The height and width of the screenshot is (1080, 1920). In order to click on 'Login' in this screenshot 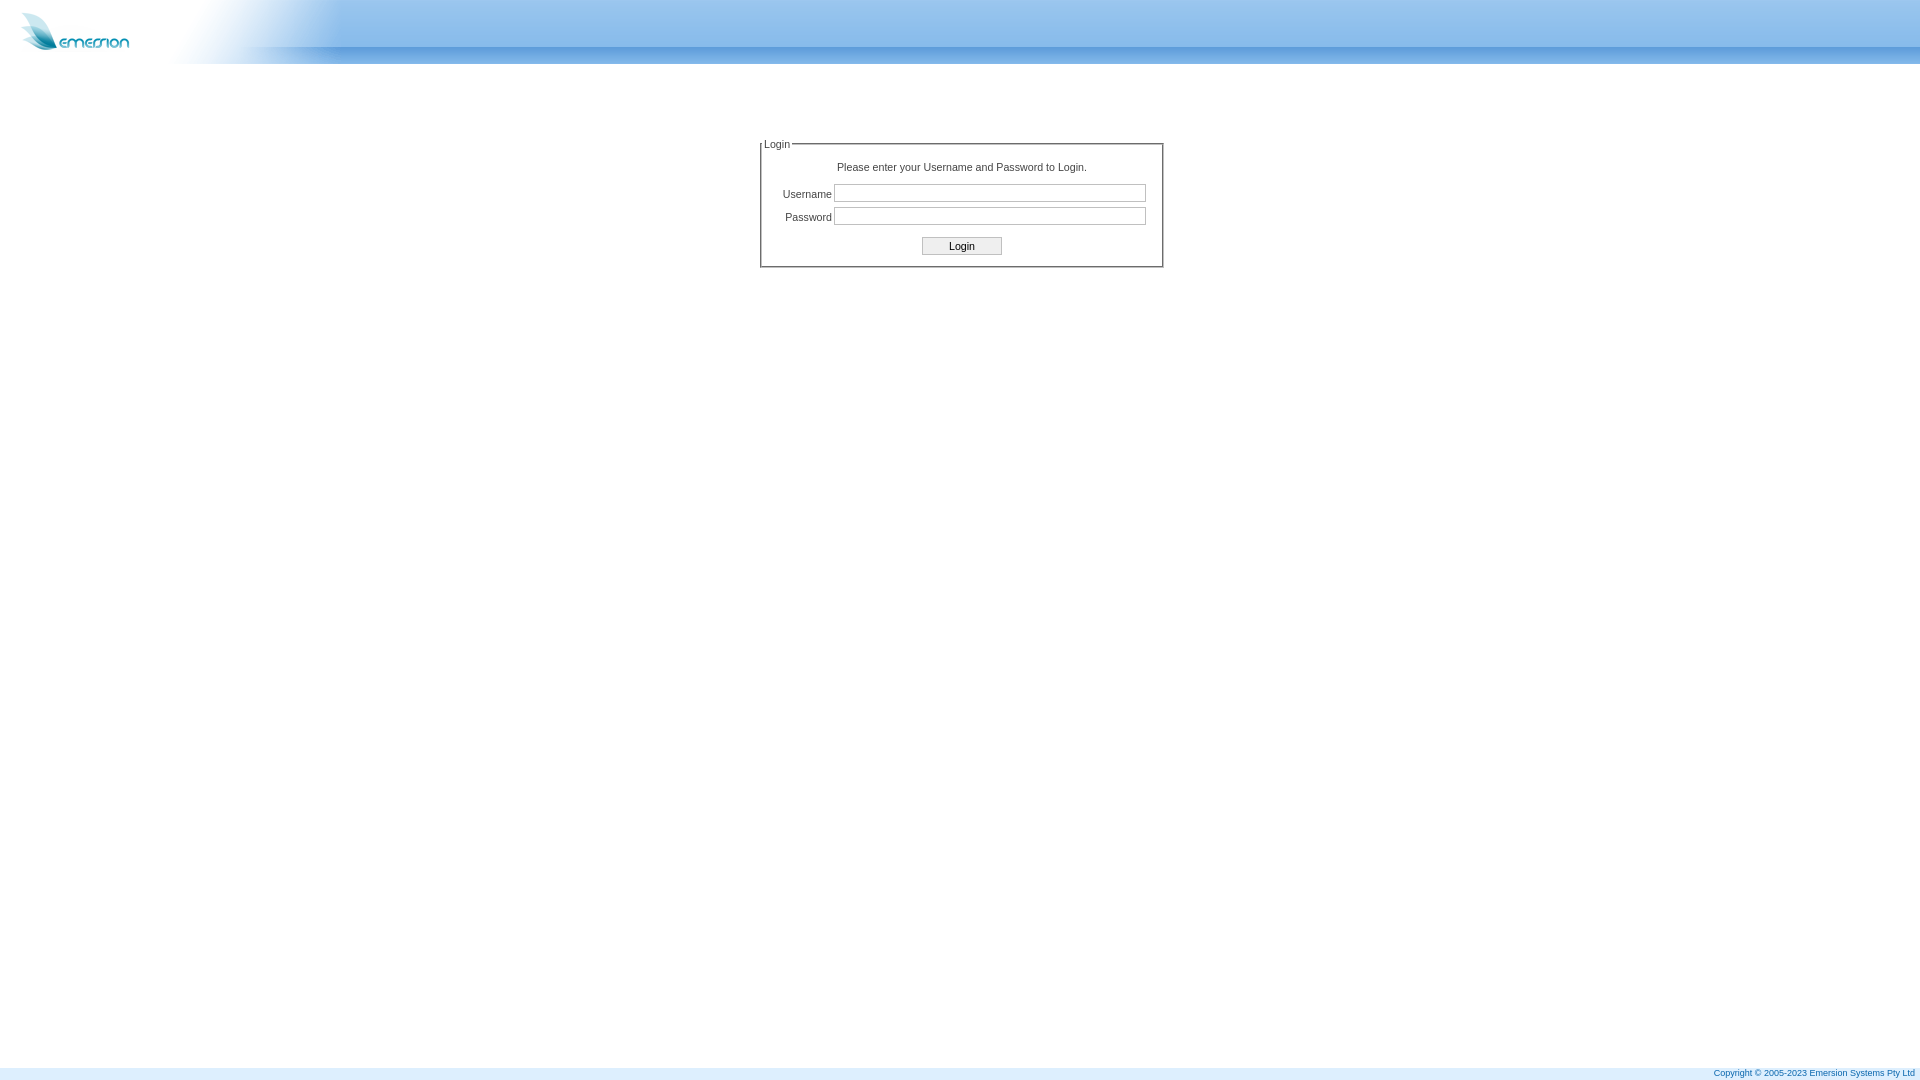, I will do `click(961, 245)`.